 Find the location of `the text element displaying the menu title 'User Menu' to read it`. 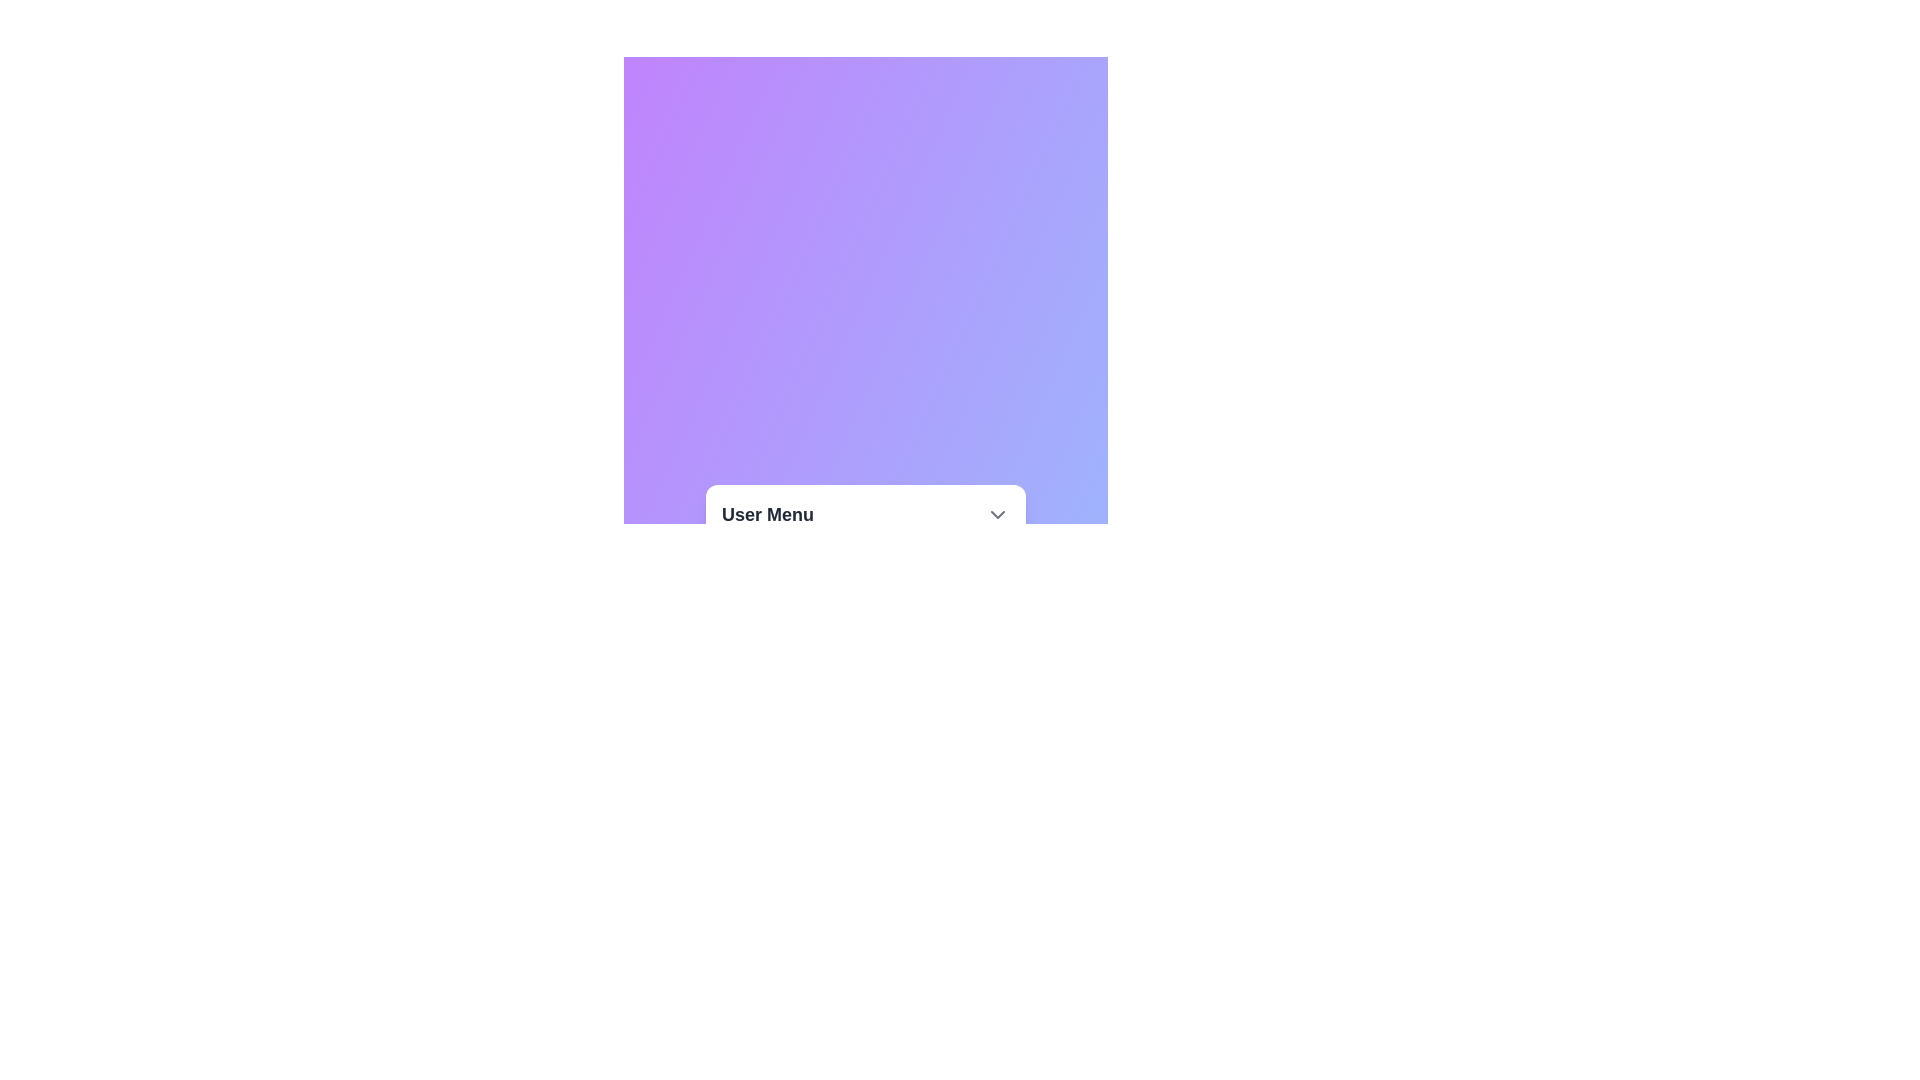

the text element displaying the menu title 'User Menu' to read it is located at coordinates (865, 514).